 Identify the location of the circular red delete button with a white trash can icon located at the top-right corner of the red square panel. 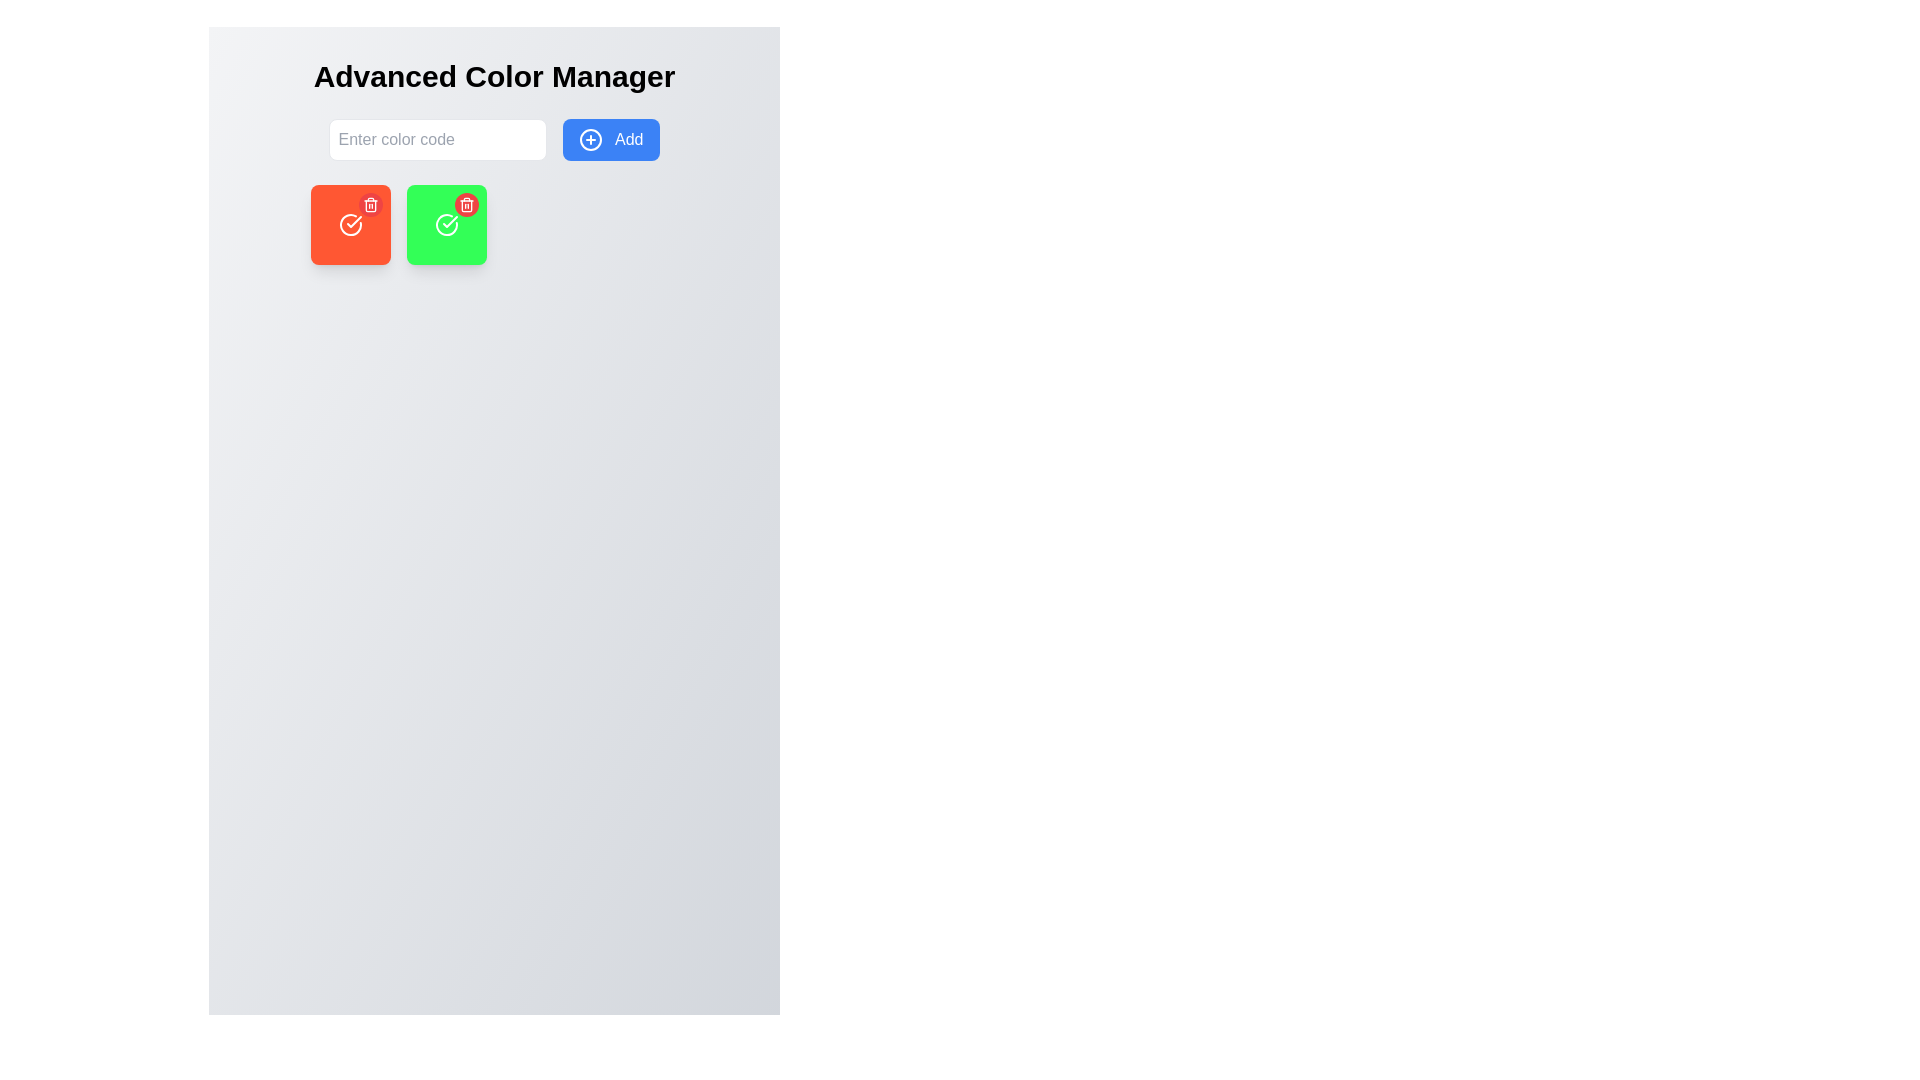
(370, 204).